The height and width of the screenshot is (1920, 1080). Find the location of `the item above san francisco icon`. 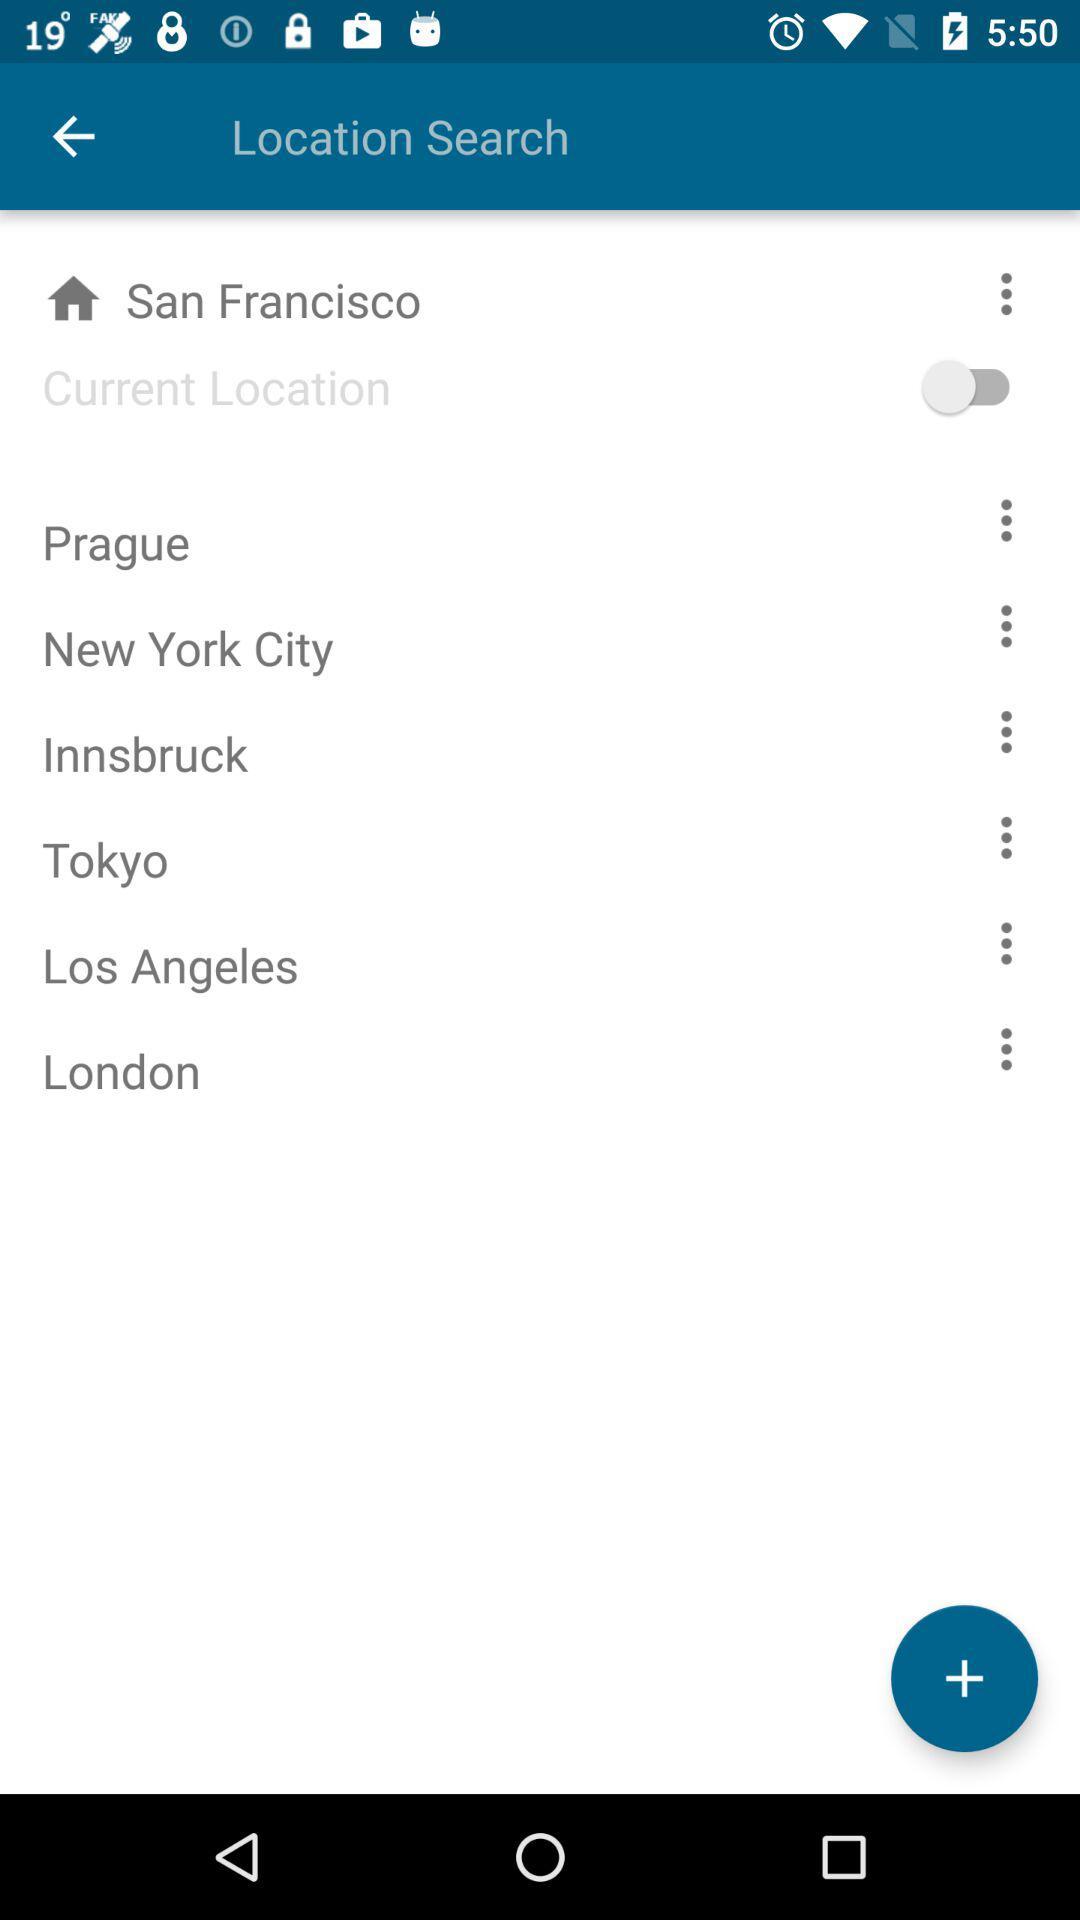

the item above san francisco icon is located at coordinates (612, 135).